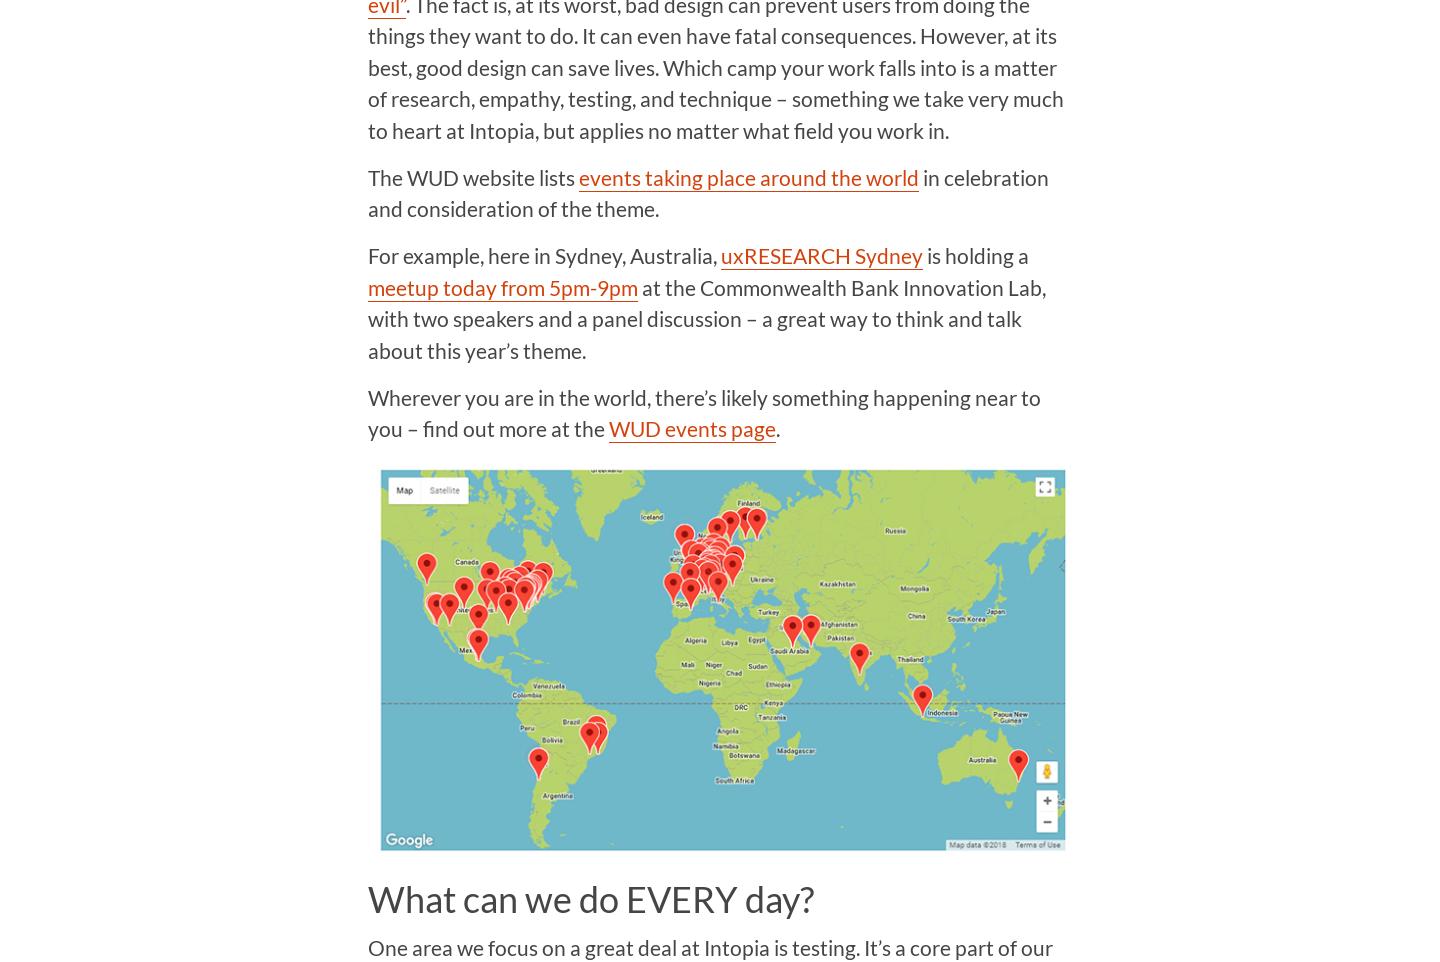 The width and height of the screenshot is (1440, 962). Describe the element at coordinates (974, 255) in the screenshot. I see `'is holding a'` at that location.